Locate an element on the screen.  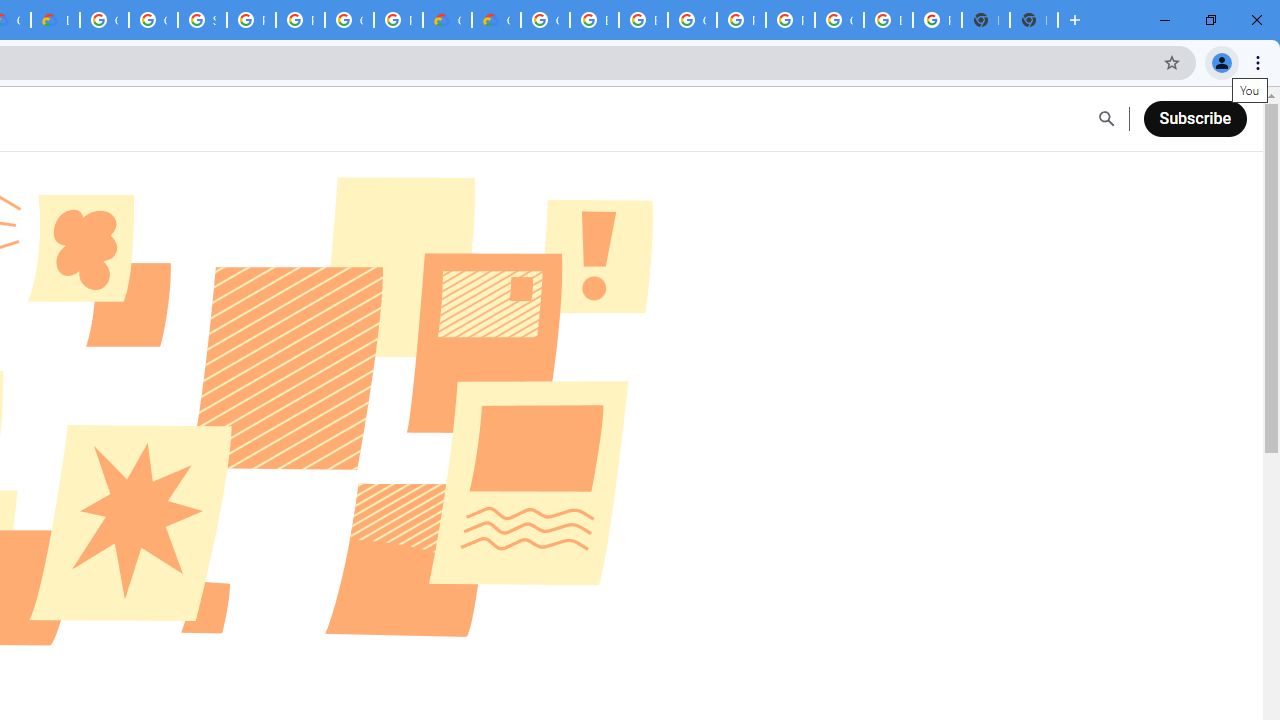
'Open Search' is located at coordinates (1105, 119).